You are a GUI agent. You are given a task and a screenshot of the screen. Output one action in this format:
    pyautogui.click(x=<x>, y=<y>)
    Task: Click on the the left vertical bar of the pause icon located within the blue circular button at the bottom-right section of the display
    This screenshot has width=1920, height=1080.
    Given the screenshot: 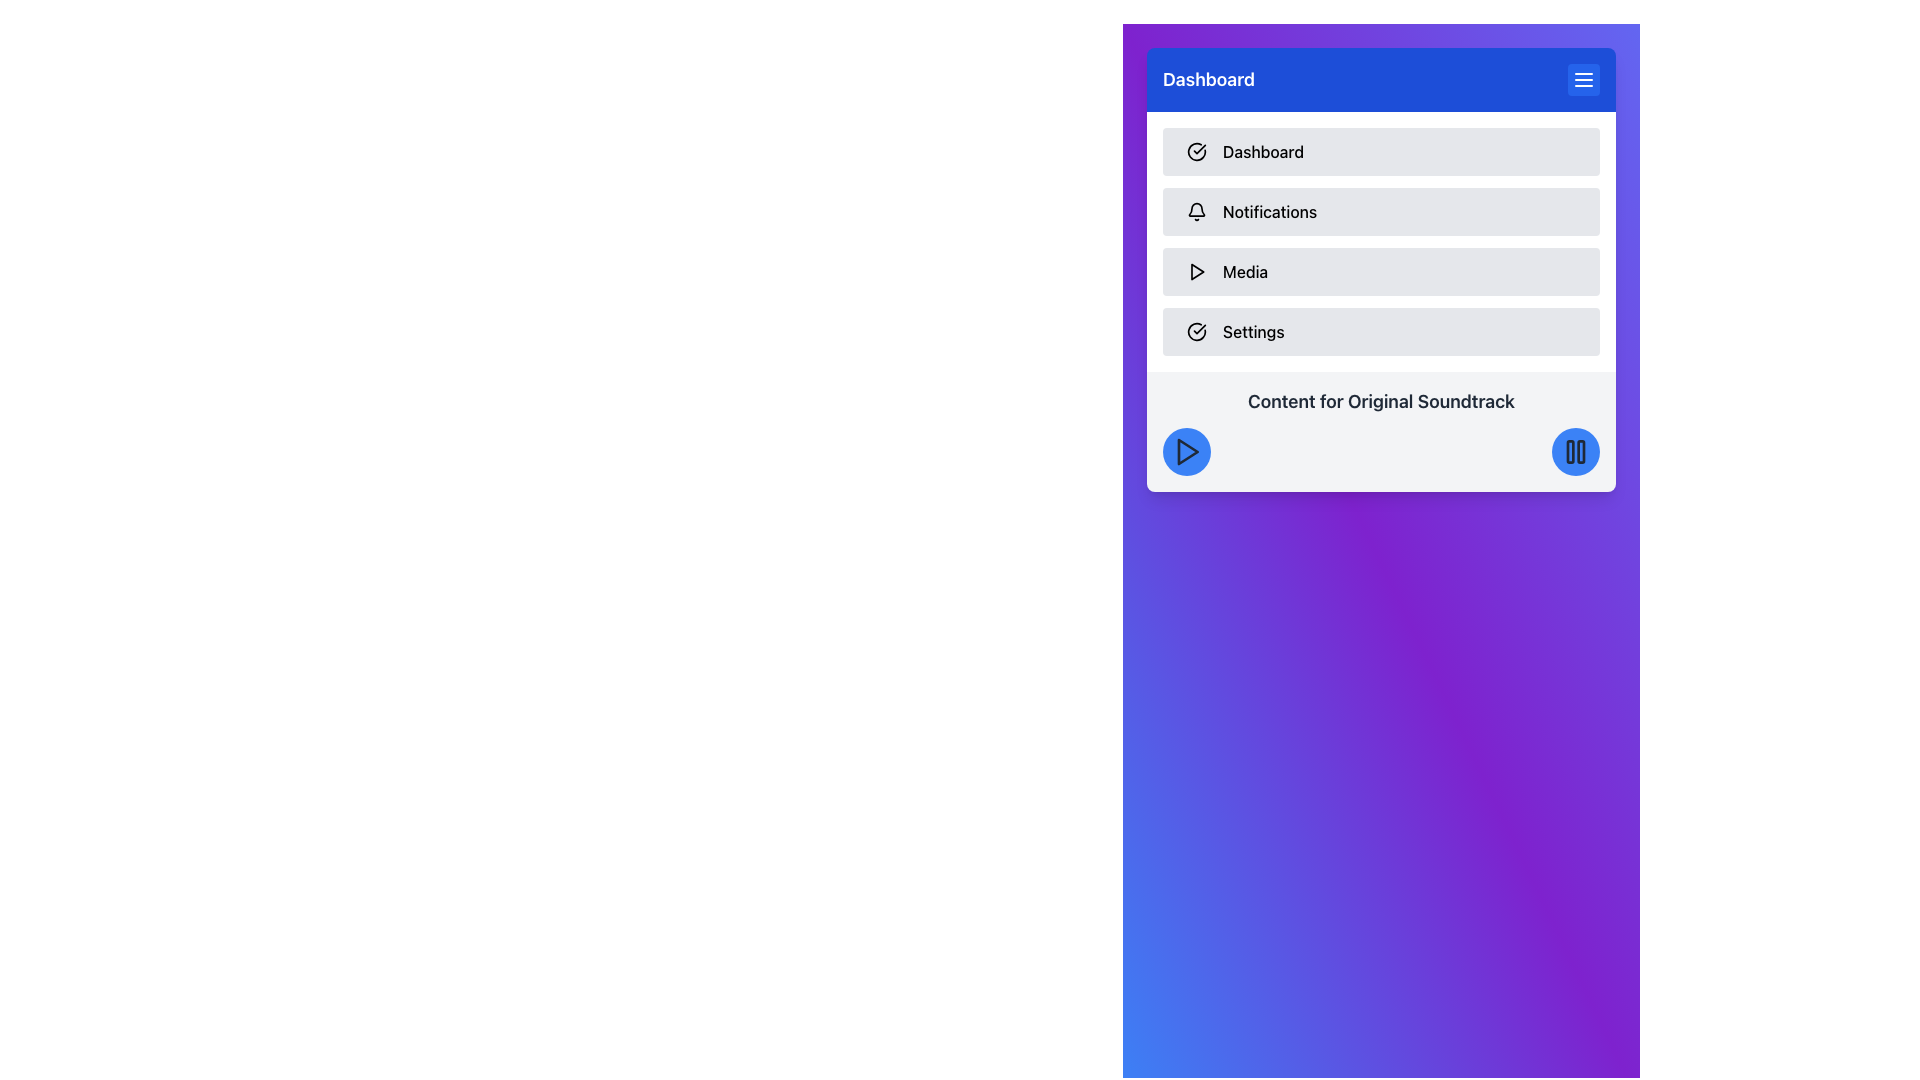 What is the action you would take?
    pyautogui.click(x=1569, y=451)
    